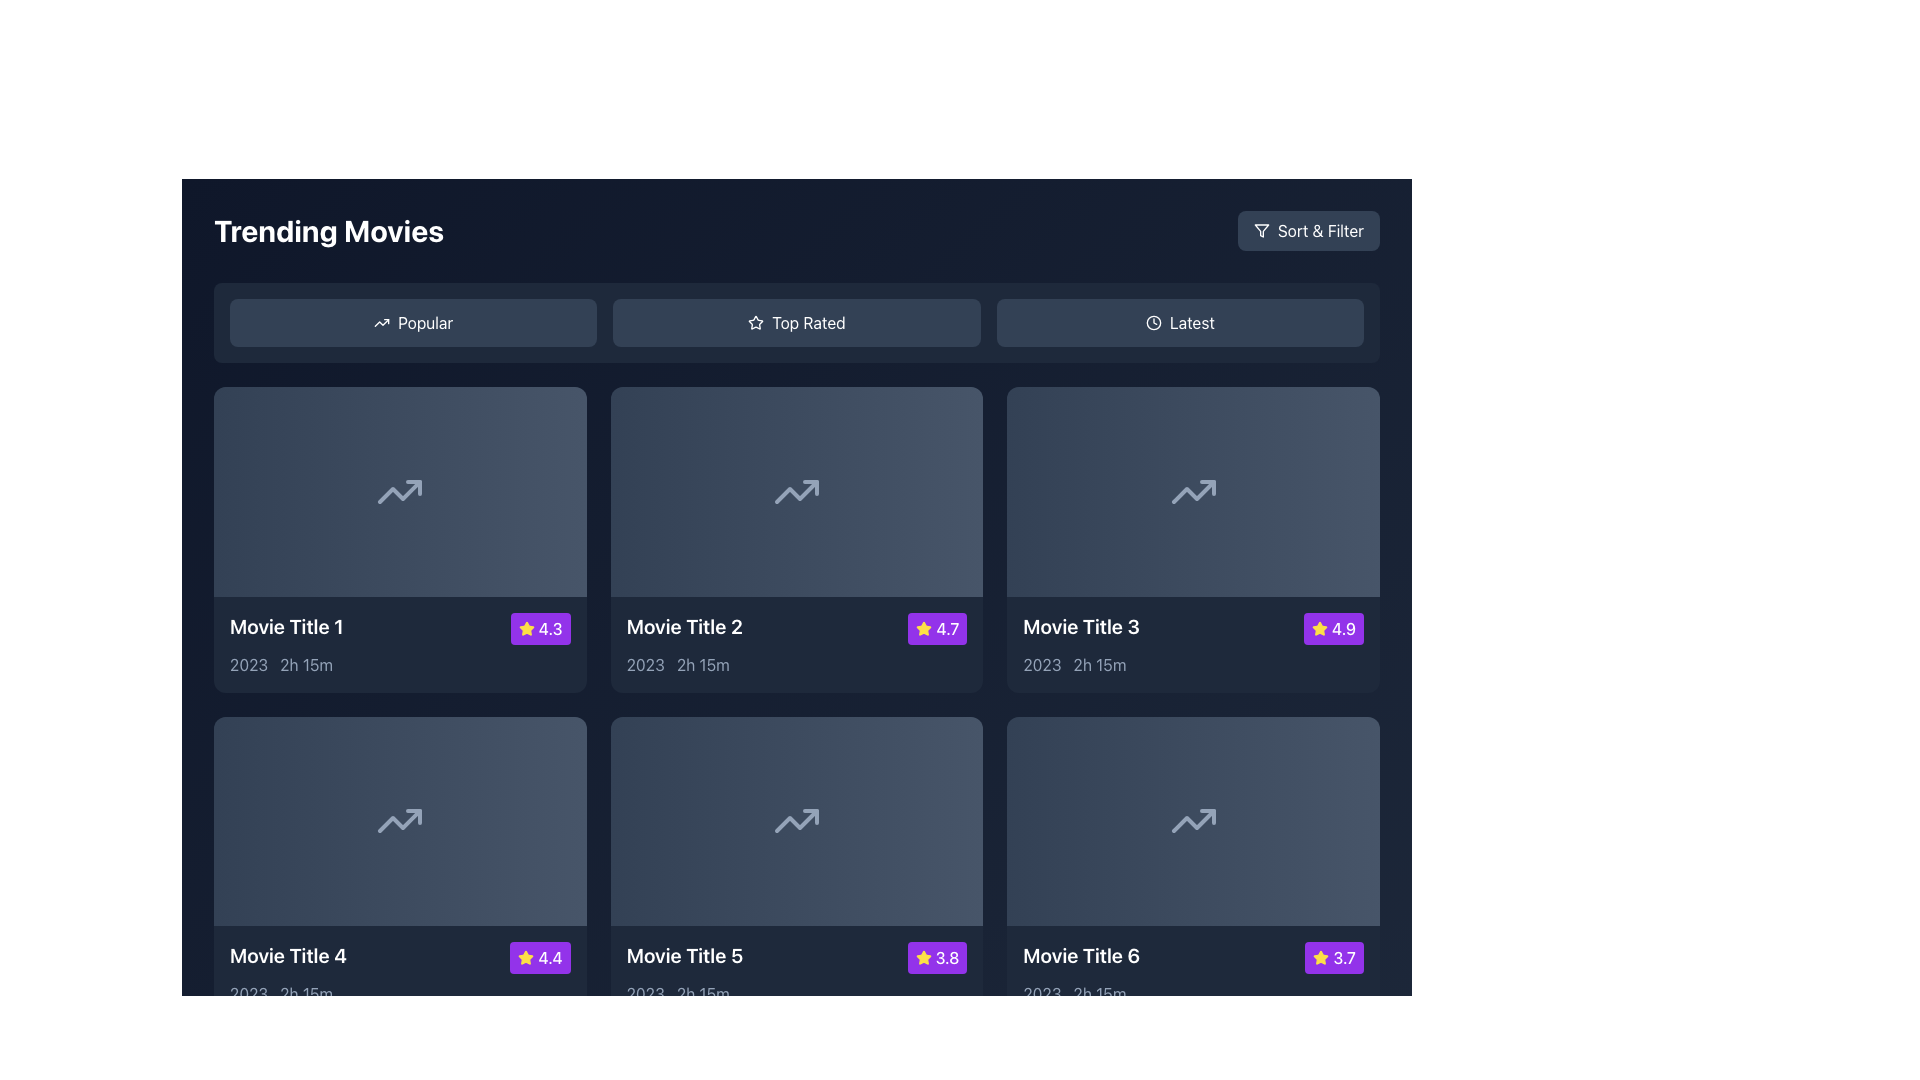  What do you see at coordinates (946, 627) in the screenshot?
I see `the text label displaying '4.7' in white color on a purple background, located in the bottom right corner of the second movie card in the grid layout` at bounding box center [946, 627].